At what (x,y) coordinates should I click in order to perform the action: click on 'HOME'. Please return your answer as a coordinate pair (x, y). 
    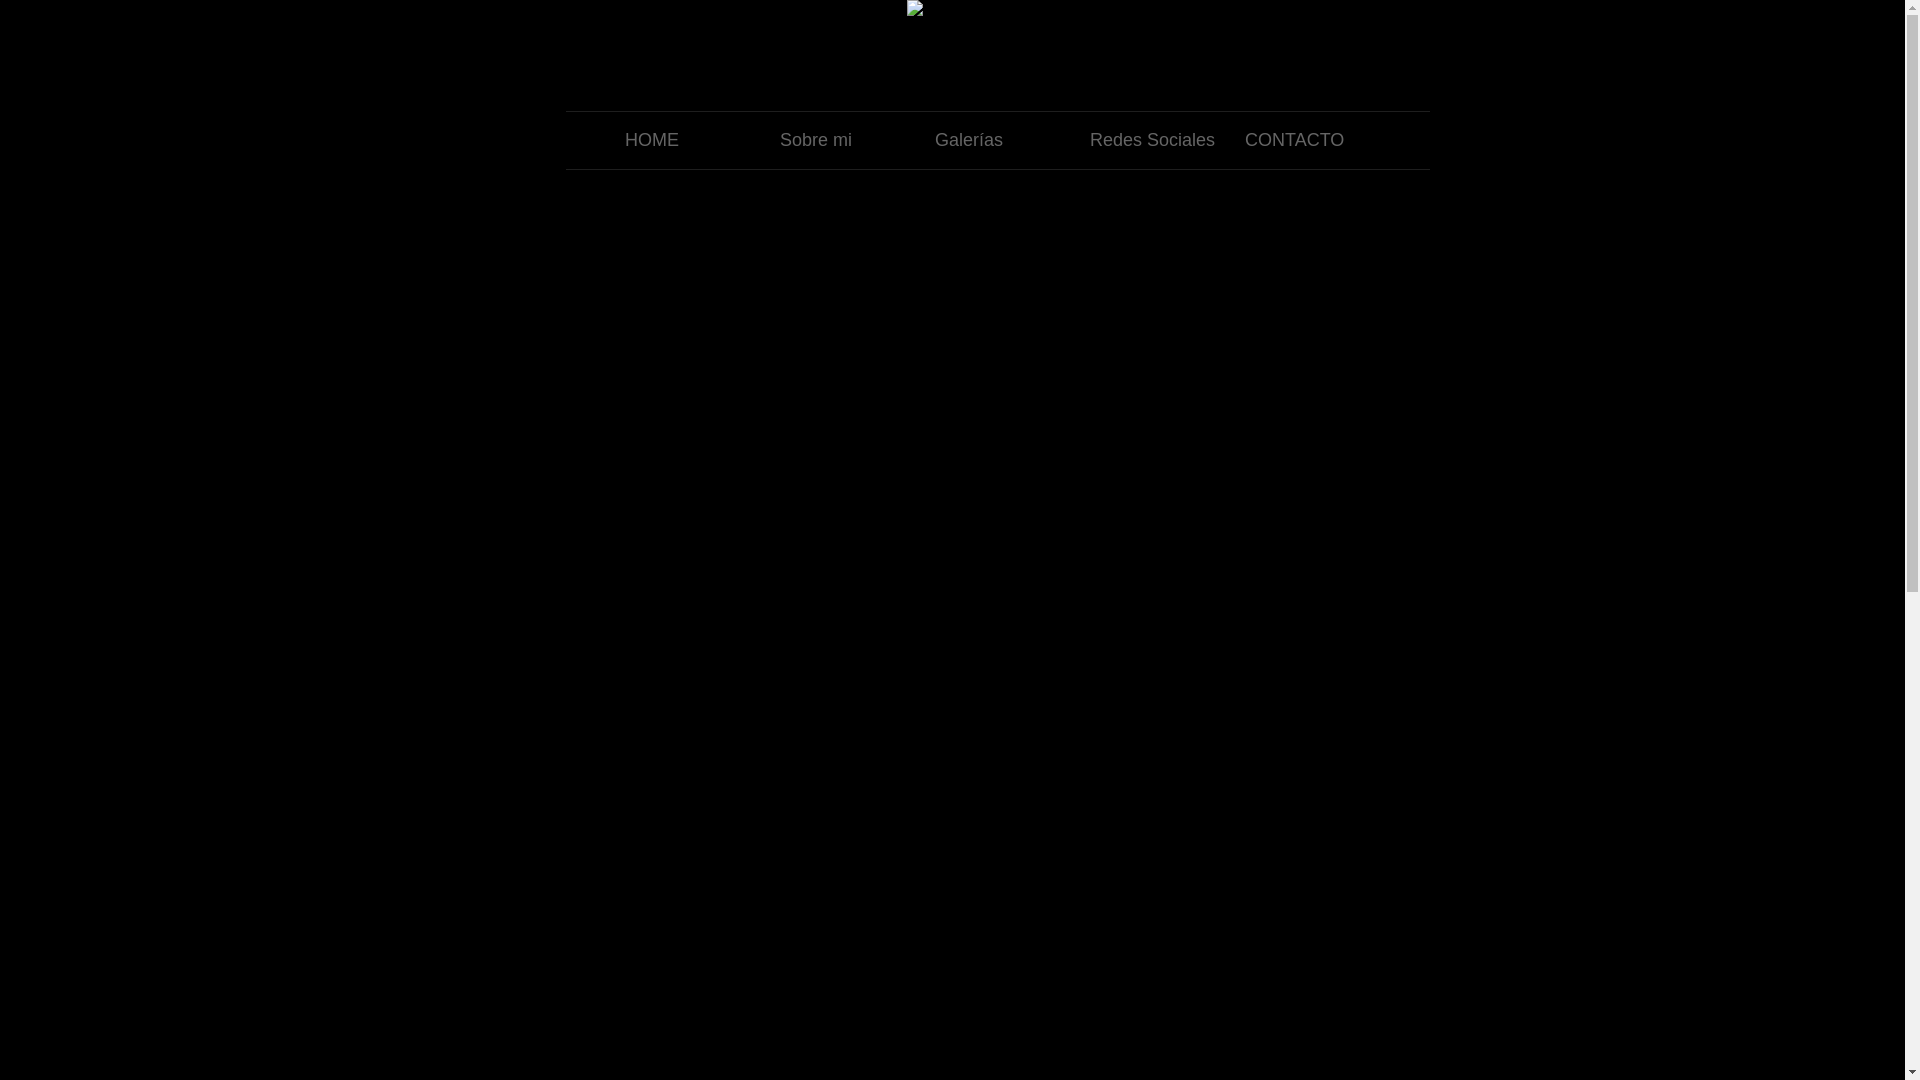
    Looking at the image, I should click on (687, 139).